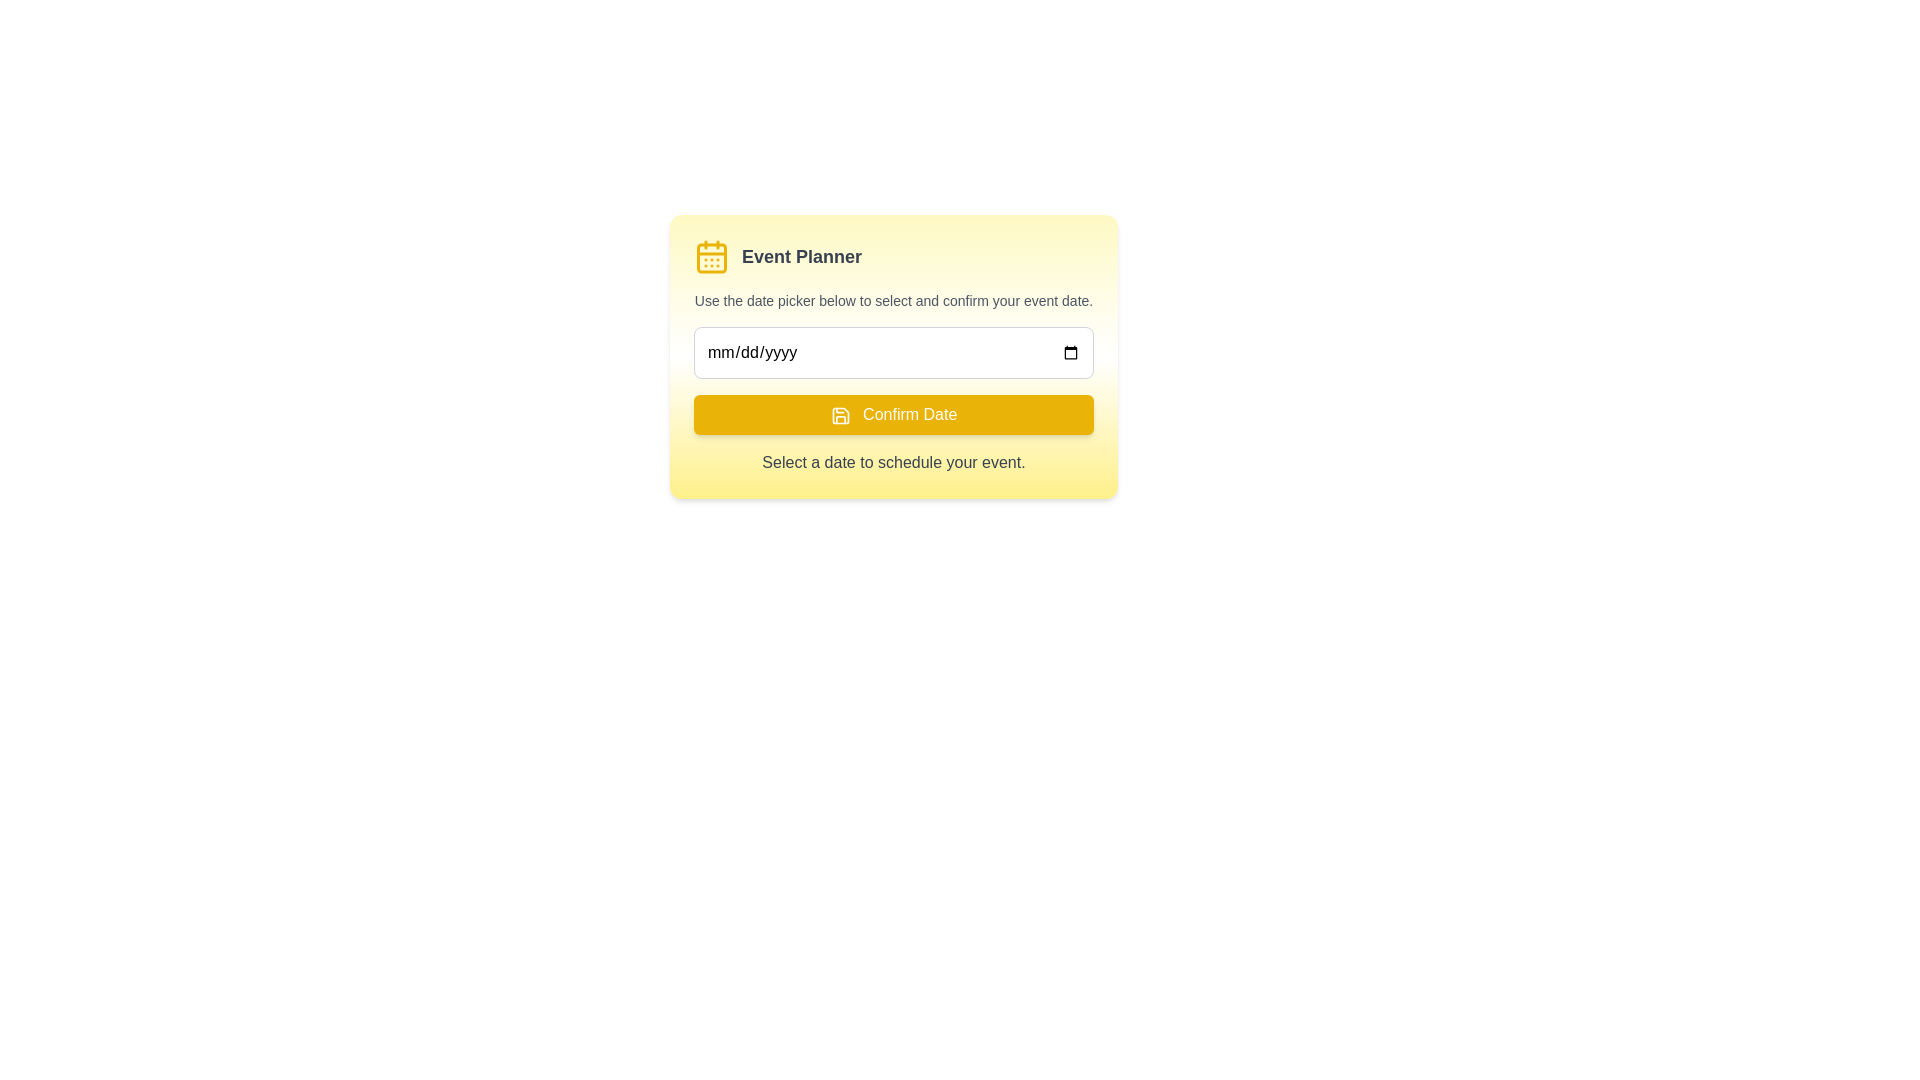 The height and width of the screenshot is (1080, 1920). What do you see at coordinates (711, 256) in the screenshot?
I see `the yellow calendar icon with line art style, located to the left of the text 'Event Planner' in the header section of the card` at bounding box center [711, 256].